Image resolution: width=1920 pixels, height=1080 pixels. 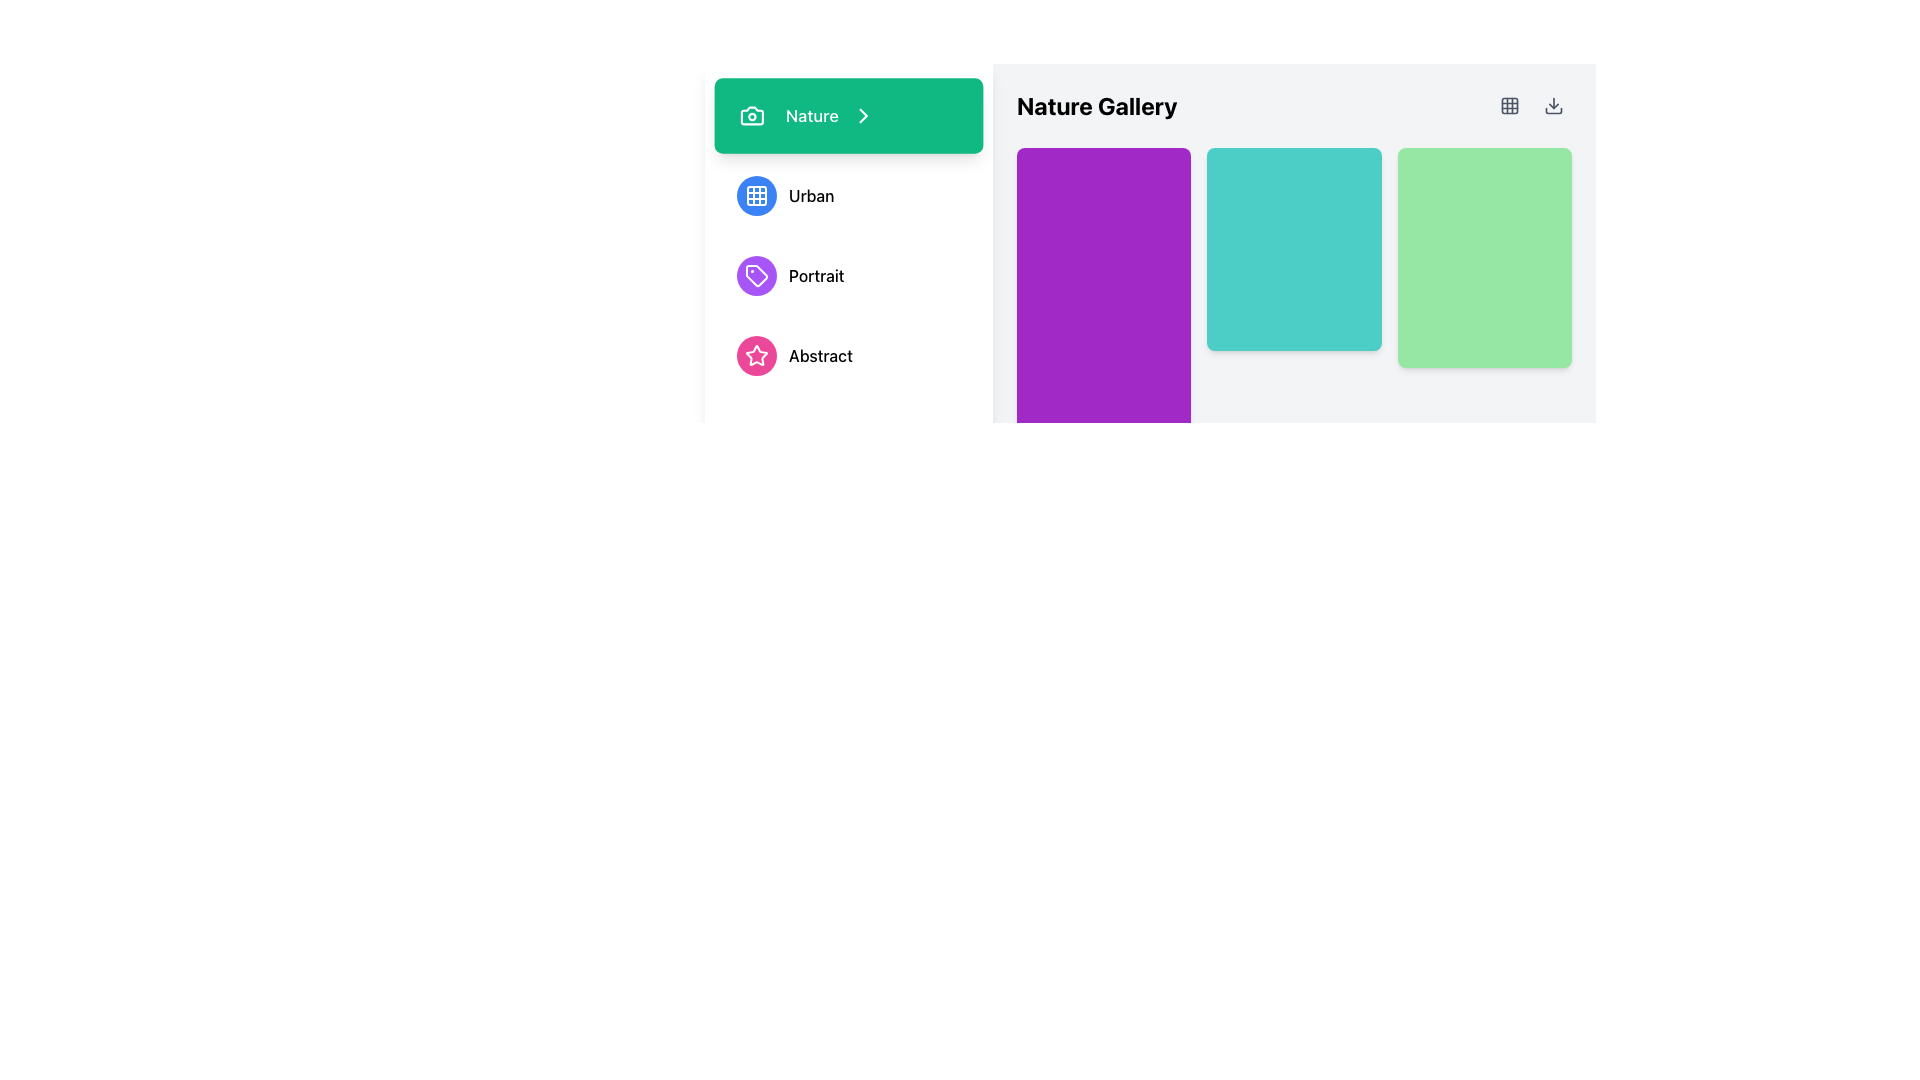 What do you see at coordinates (1510, 105) in the screenshot?
I see `the toggle button located in the top-right corner of the interface` at bounding box center [1510, 105].